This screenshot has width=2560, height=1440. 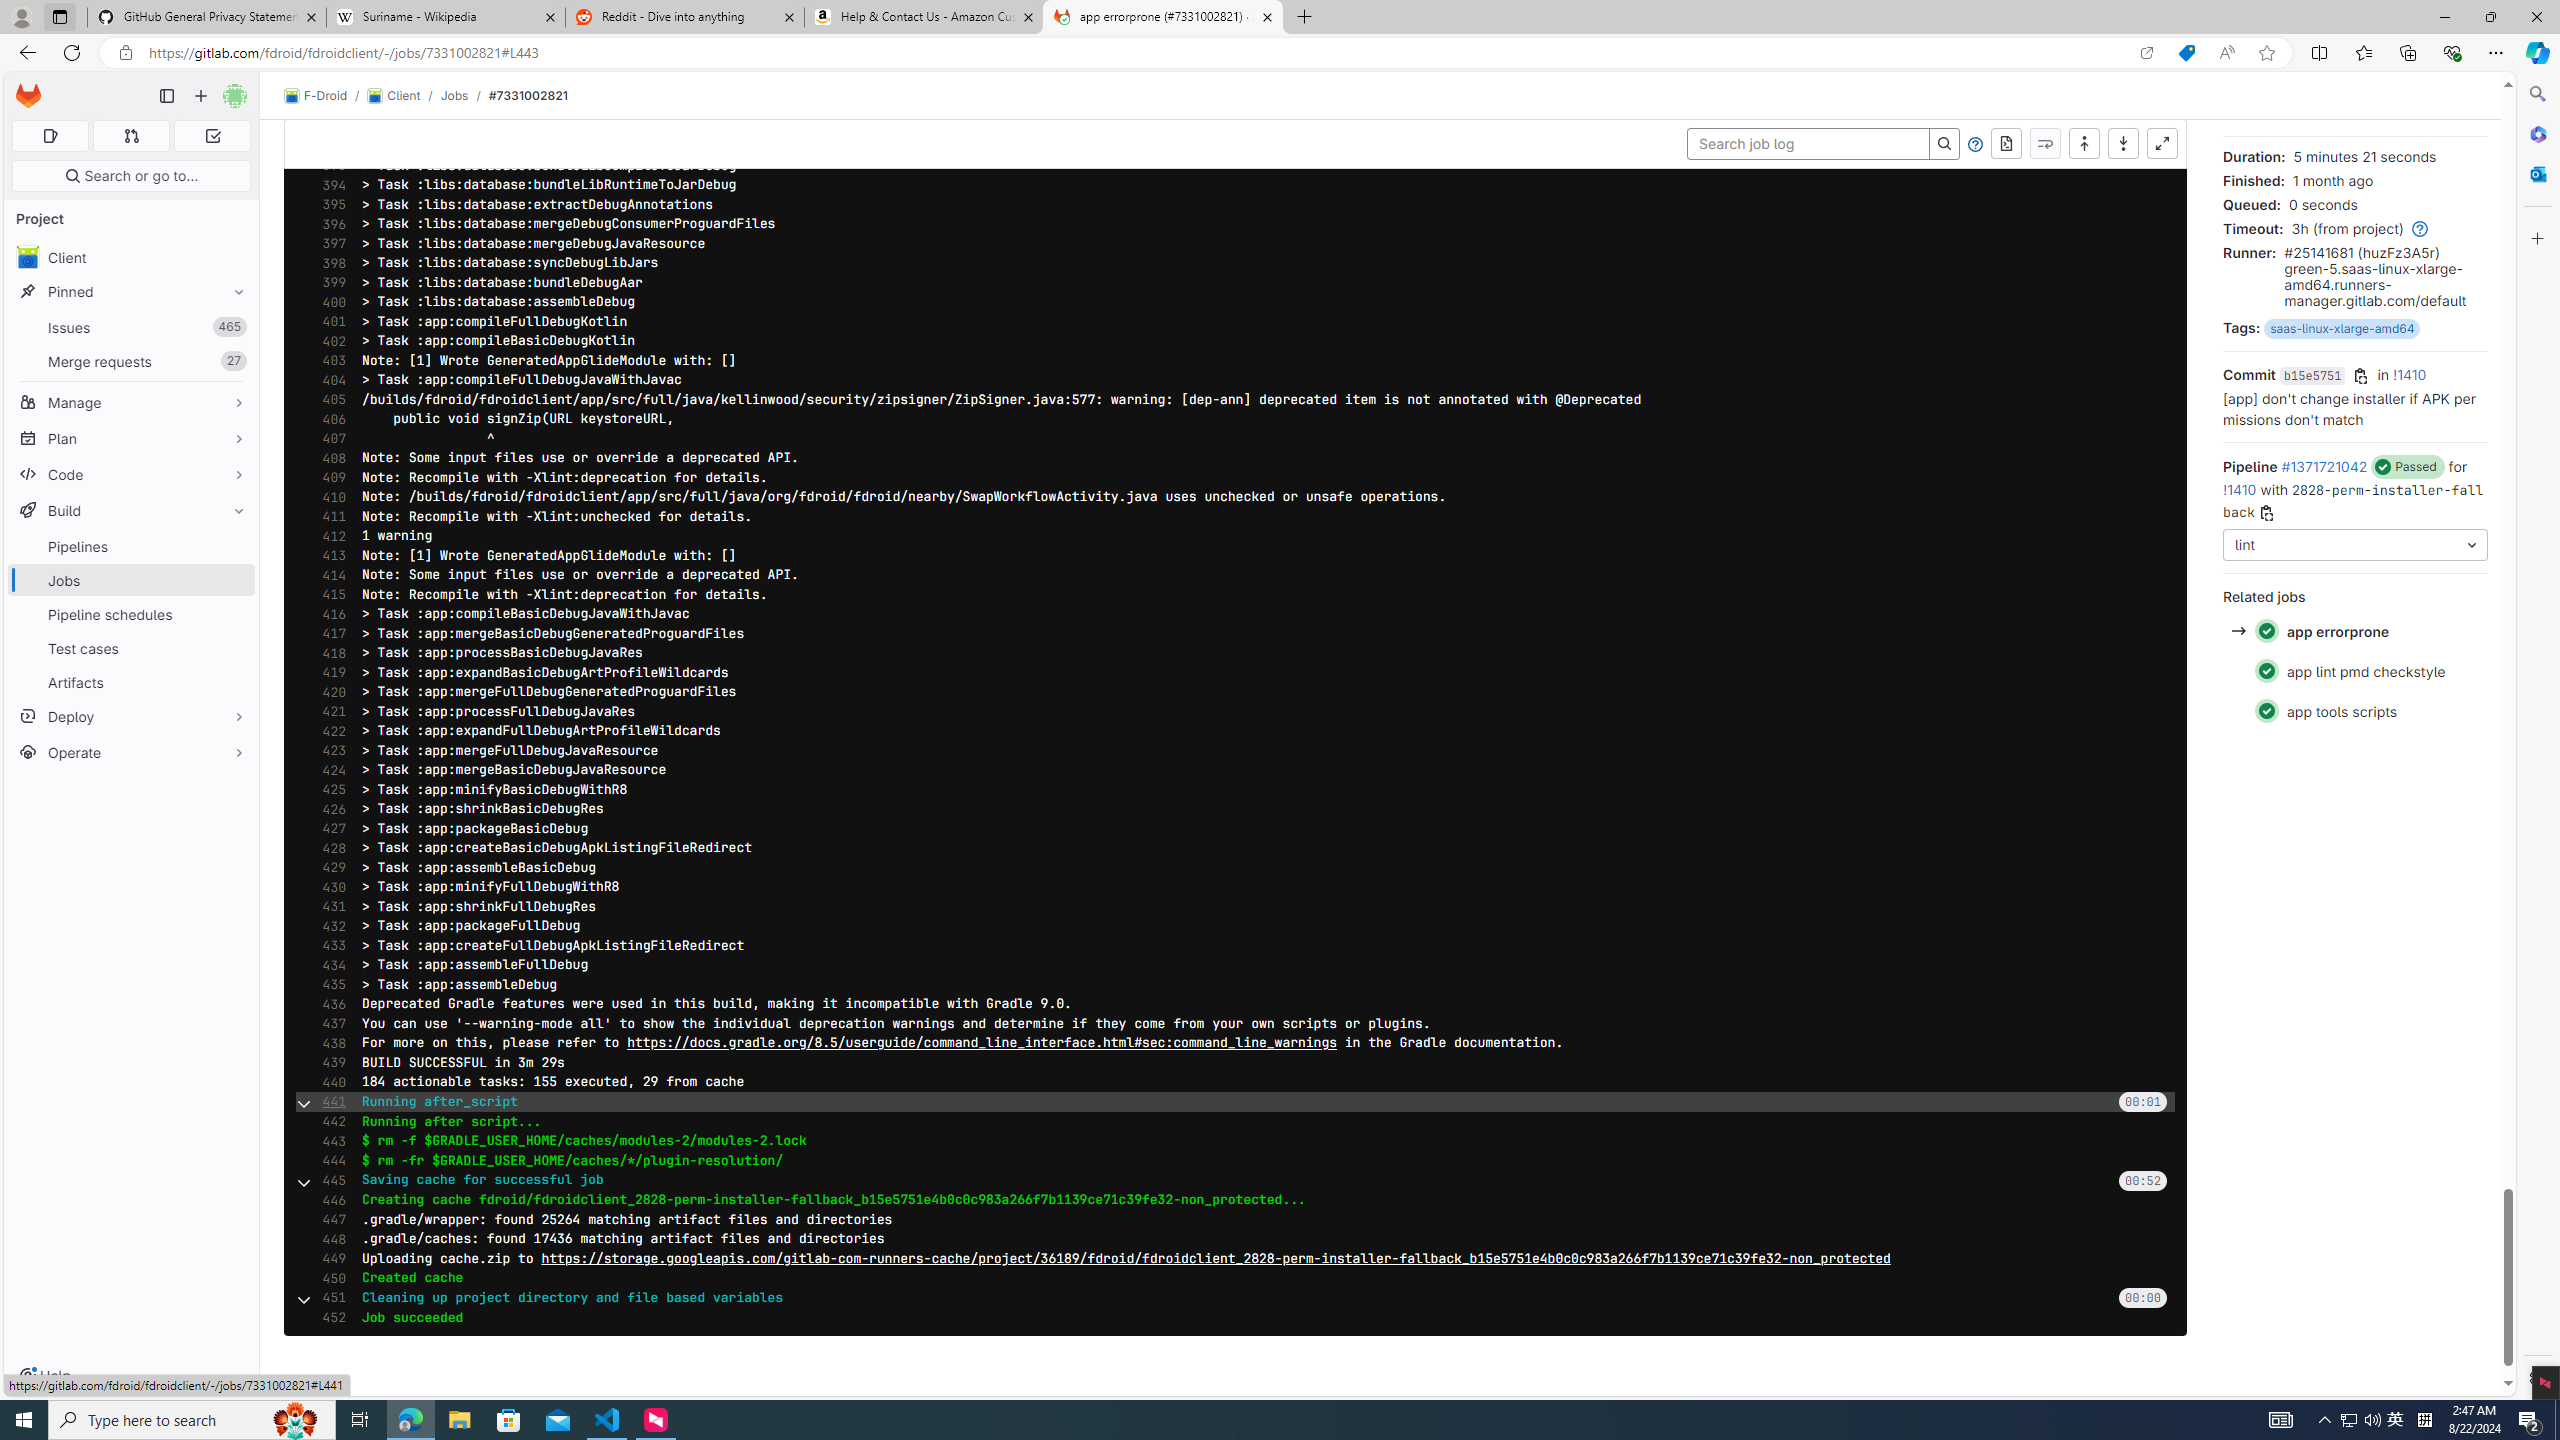 What do you see at coordinates (327, 984) in the screenshot?
I see `'435'` at bounding box center [327, 984].